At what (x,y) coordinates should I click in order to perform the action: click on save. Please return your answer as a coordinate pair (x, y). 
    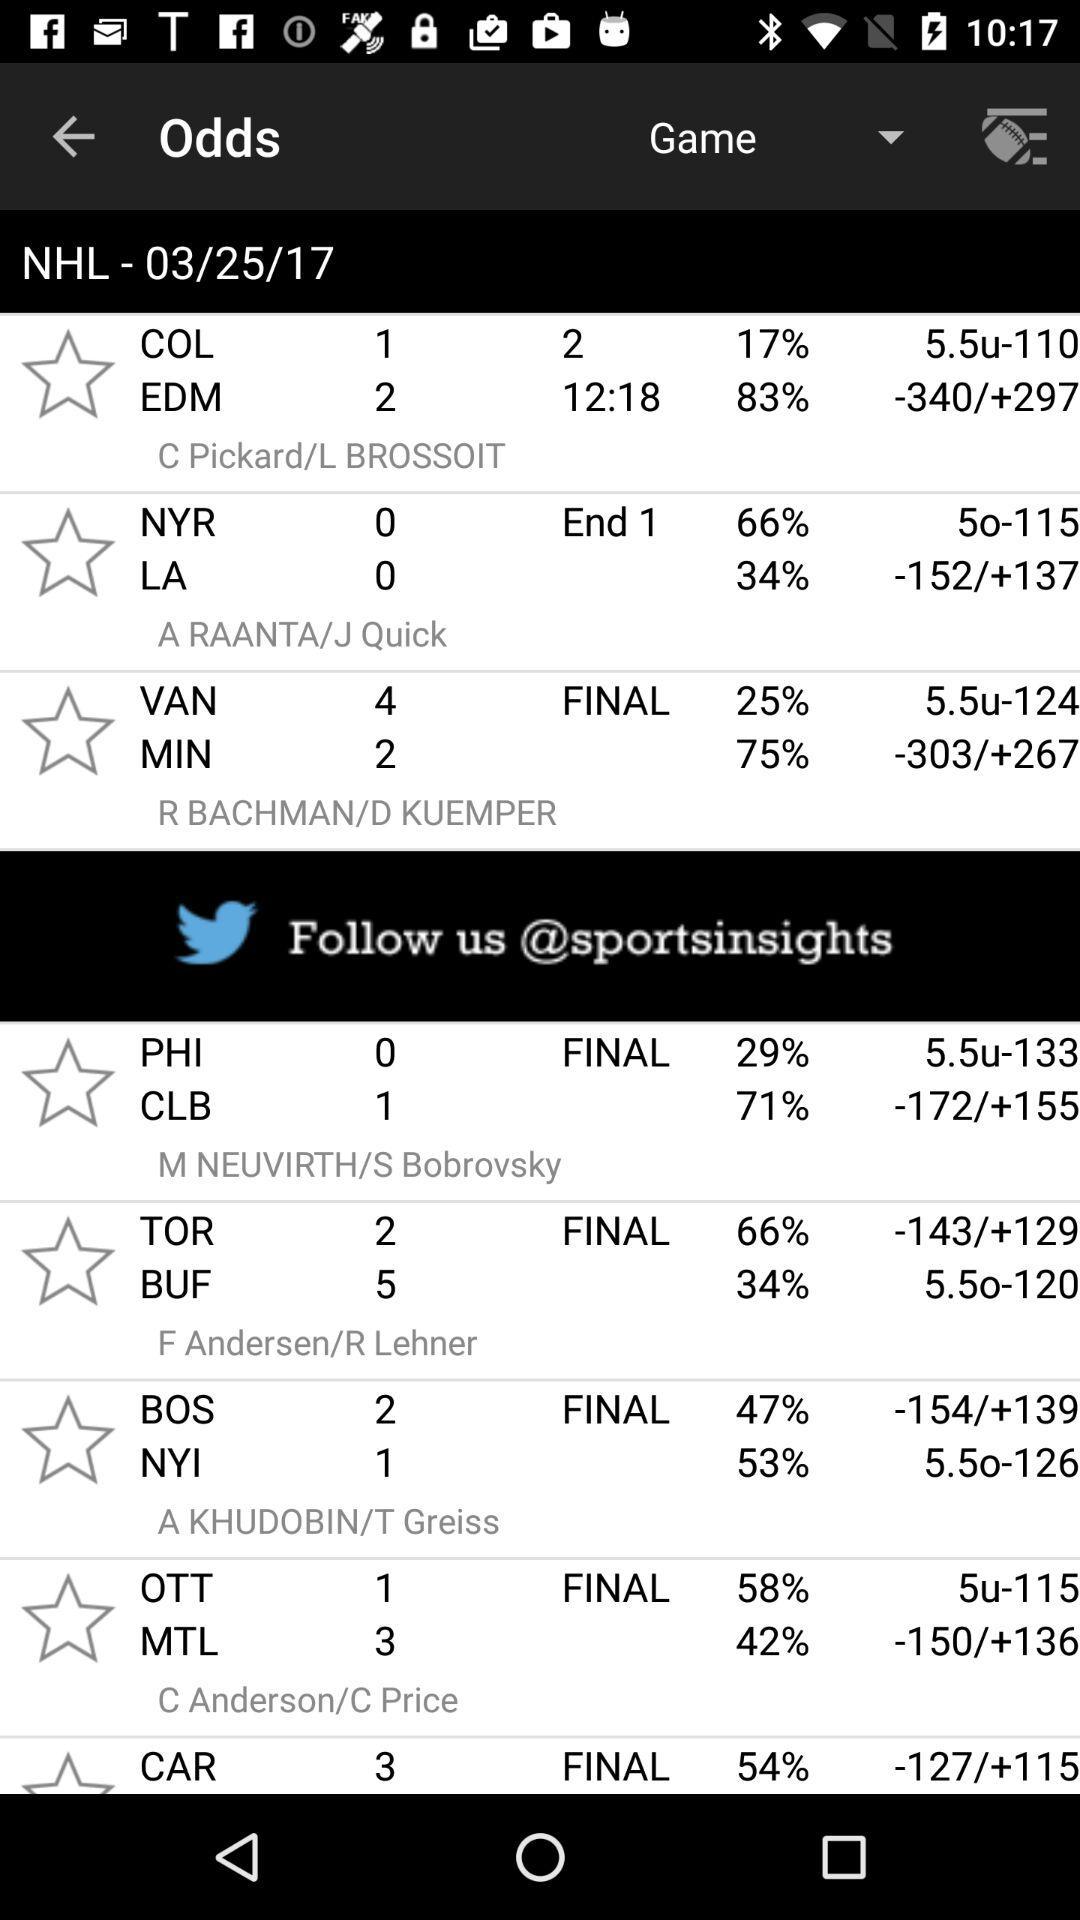
    Looking at the image, I should click on (67, 1617).